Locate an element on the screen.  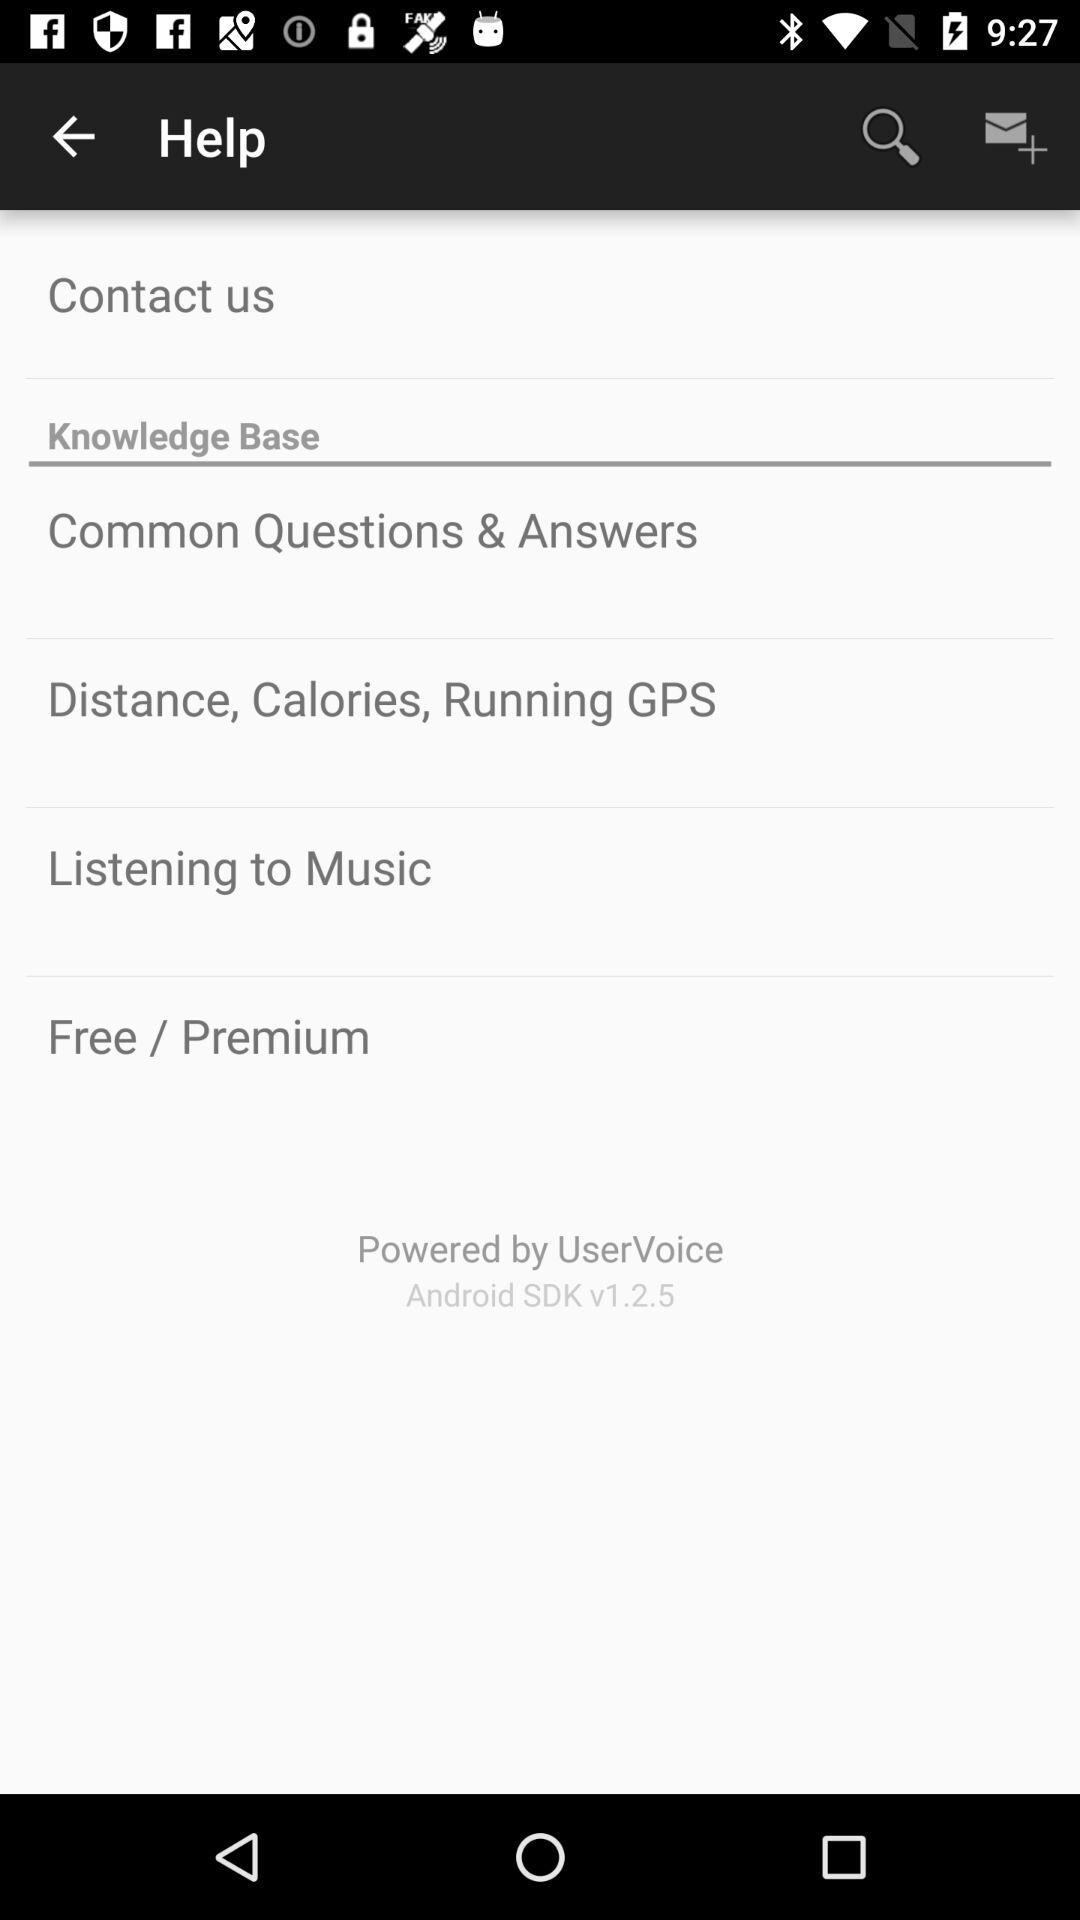
the icon above the common questions & answers is located at coordinates (540, 423).